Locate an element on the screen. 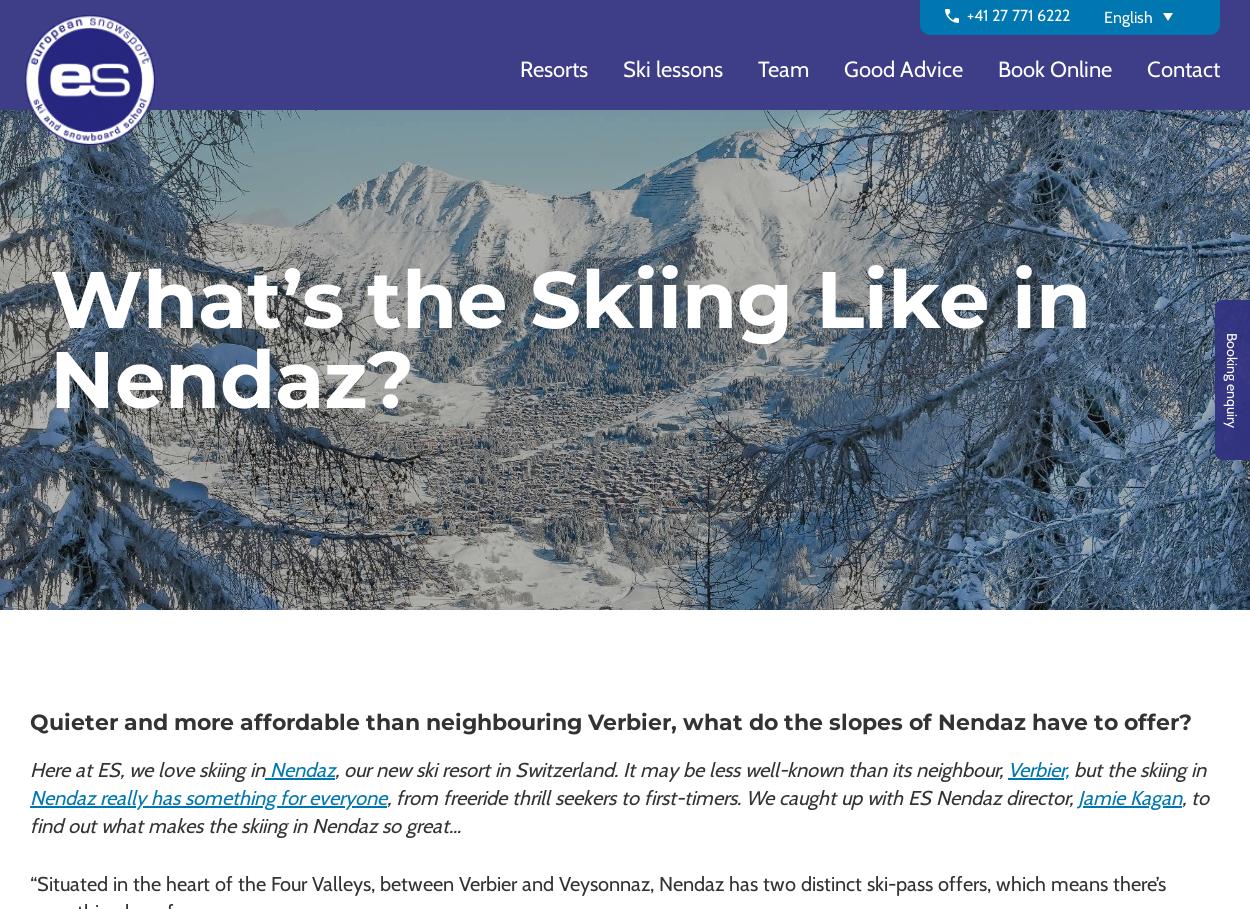 The width and height of the screenshot is (1250, 909). 'Svenska' is located at coordinates (1132, 239).